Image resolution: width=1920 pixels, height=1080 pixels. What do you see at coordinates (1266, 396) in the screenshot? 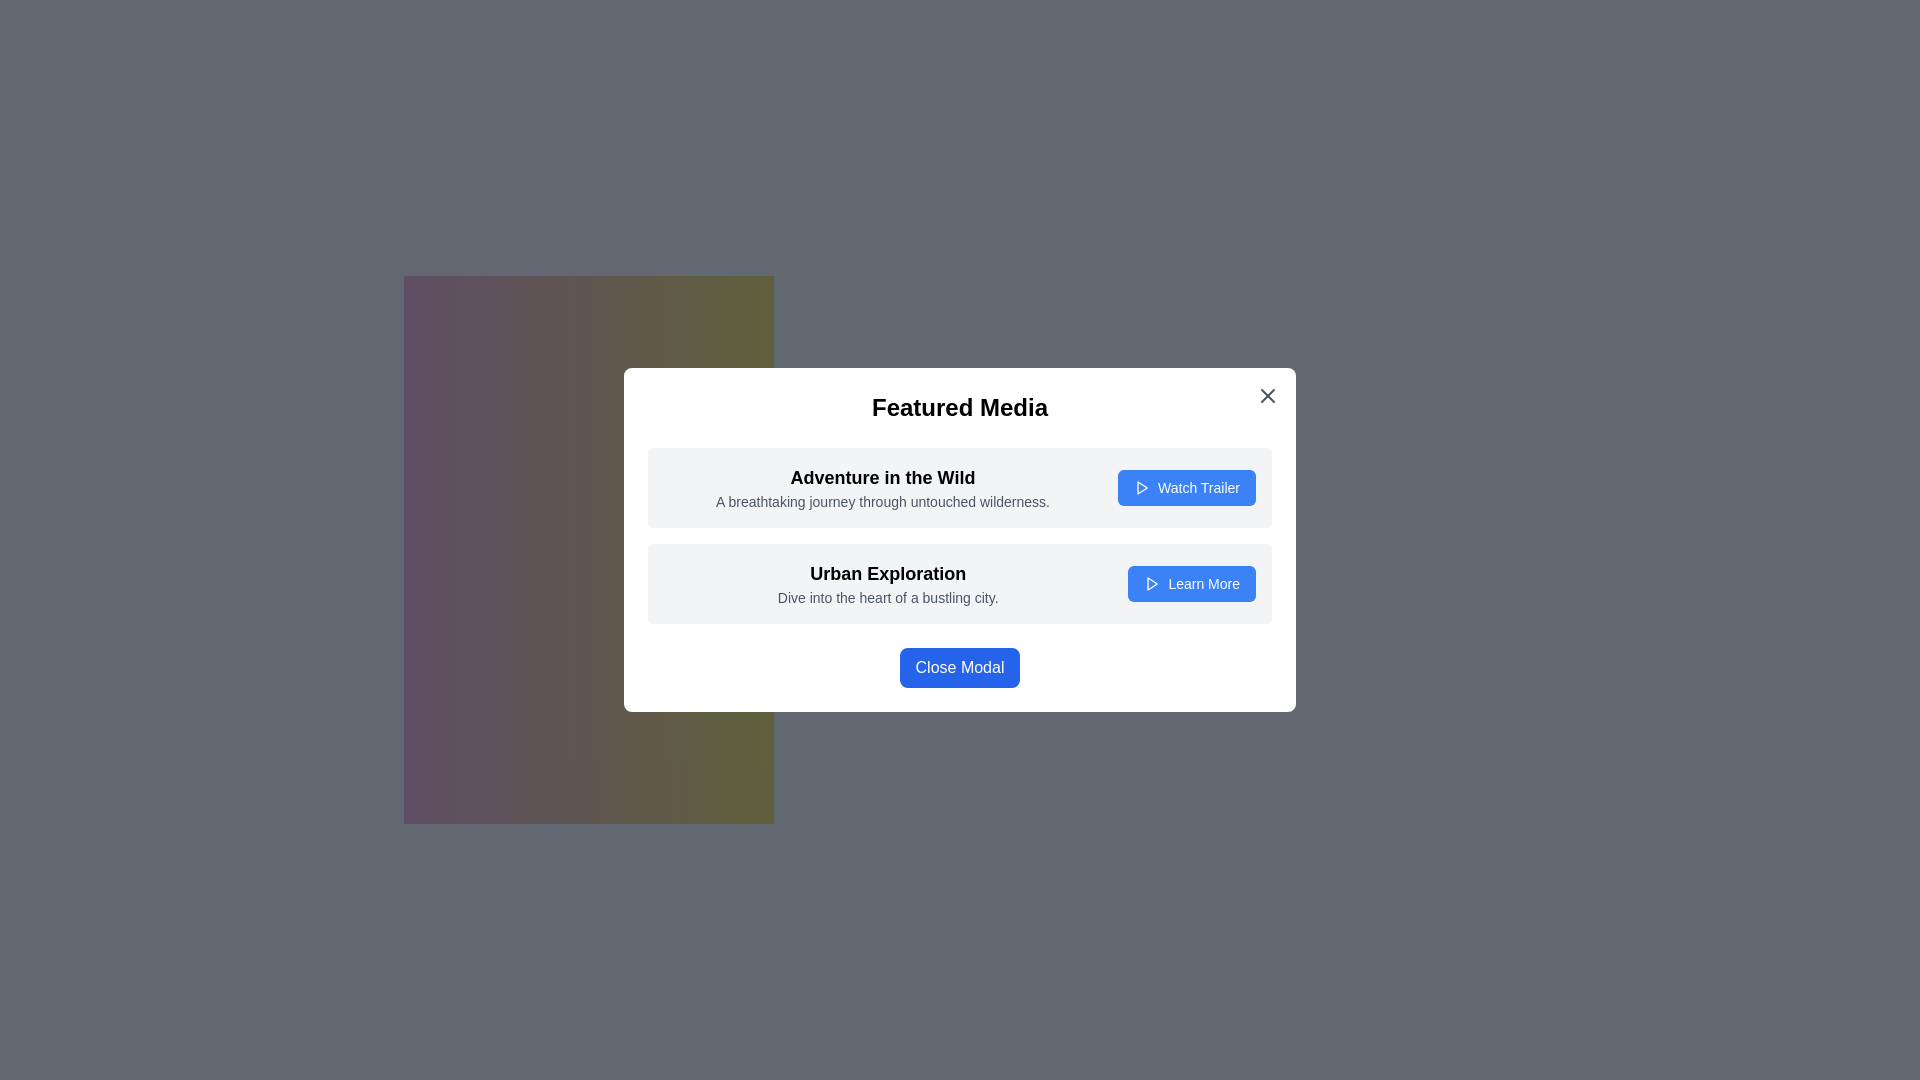
I see `the close button located in the upper-right corner of the modal dialog` at bounding box center [1266, 396].